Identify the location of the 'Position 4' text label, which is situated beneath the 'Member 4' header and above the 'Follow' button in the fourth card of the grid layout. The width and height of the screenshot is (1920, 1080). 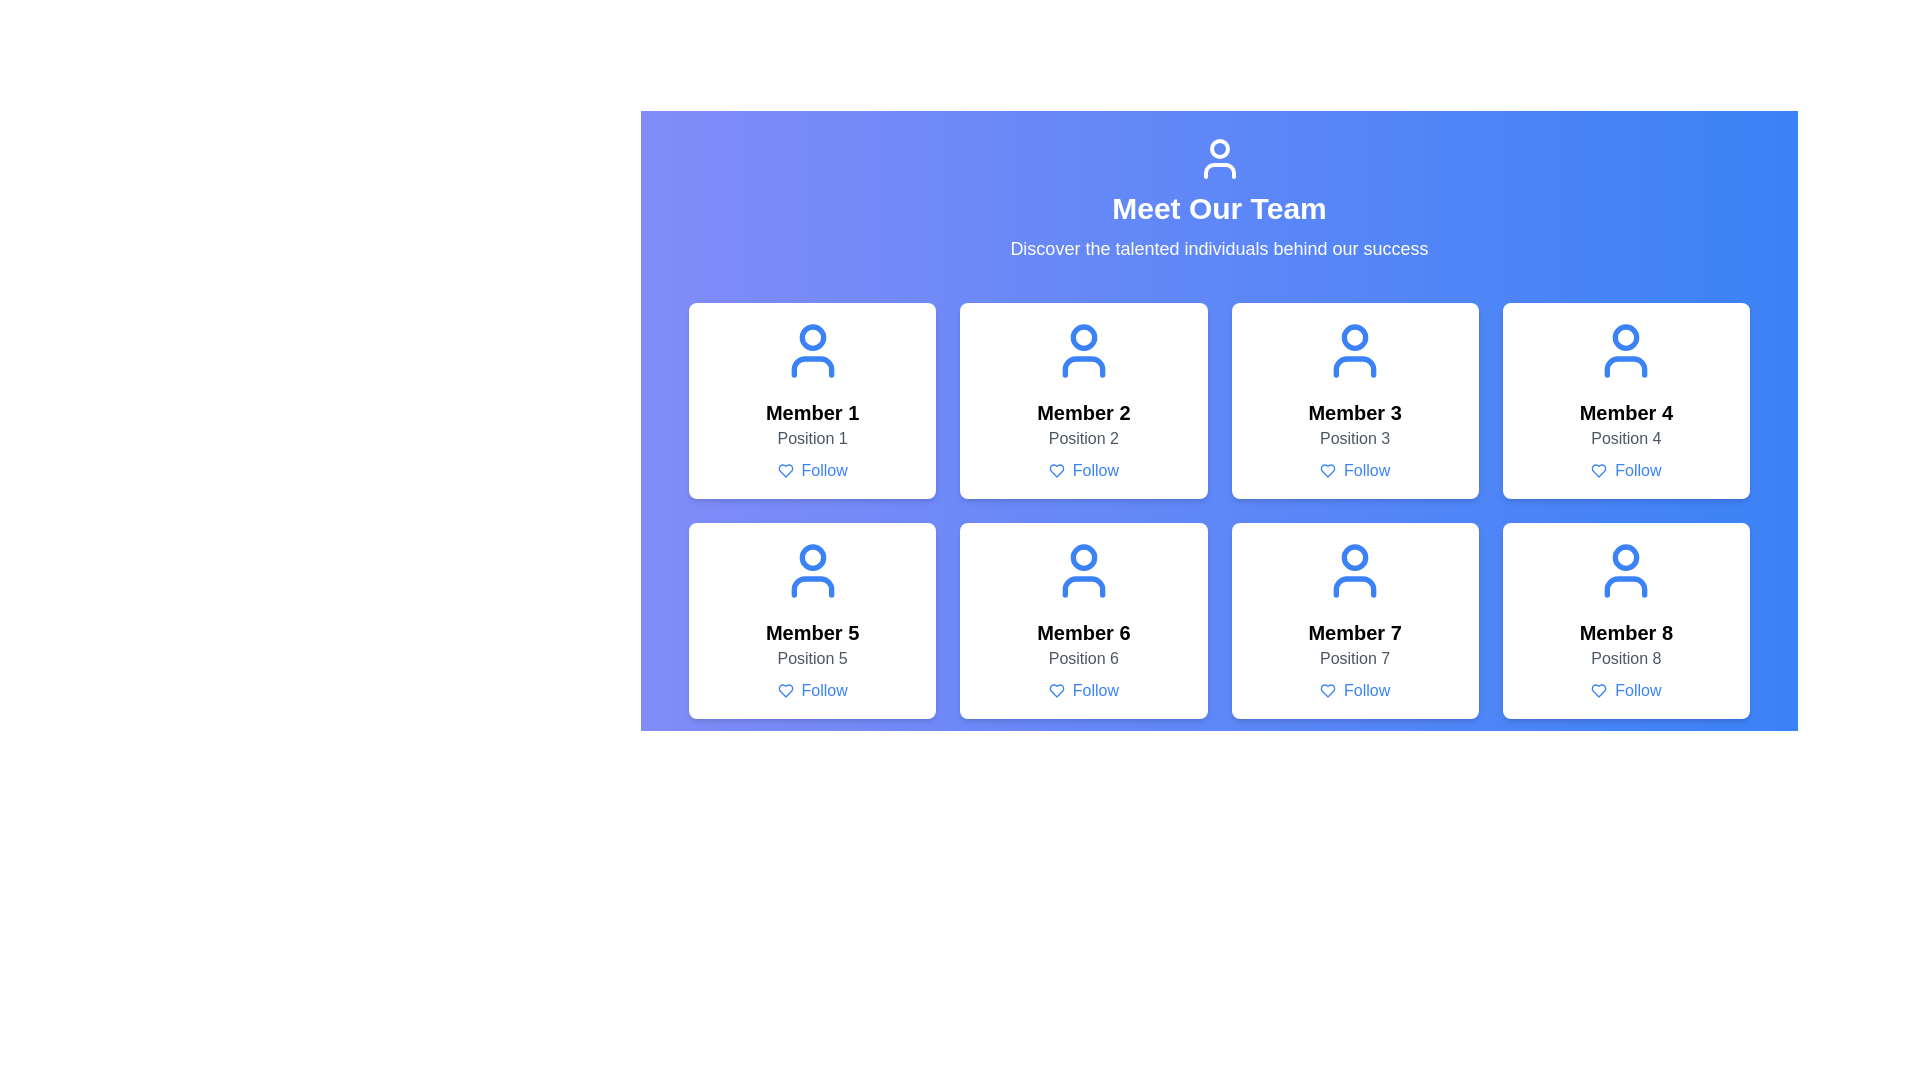
(1626, 438).